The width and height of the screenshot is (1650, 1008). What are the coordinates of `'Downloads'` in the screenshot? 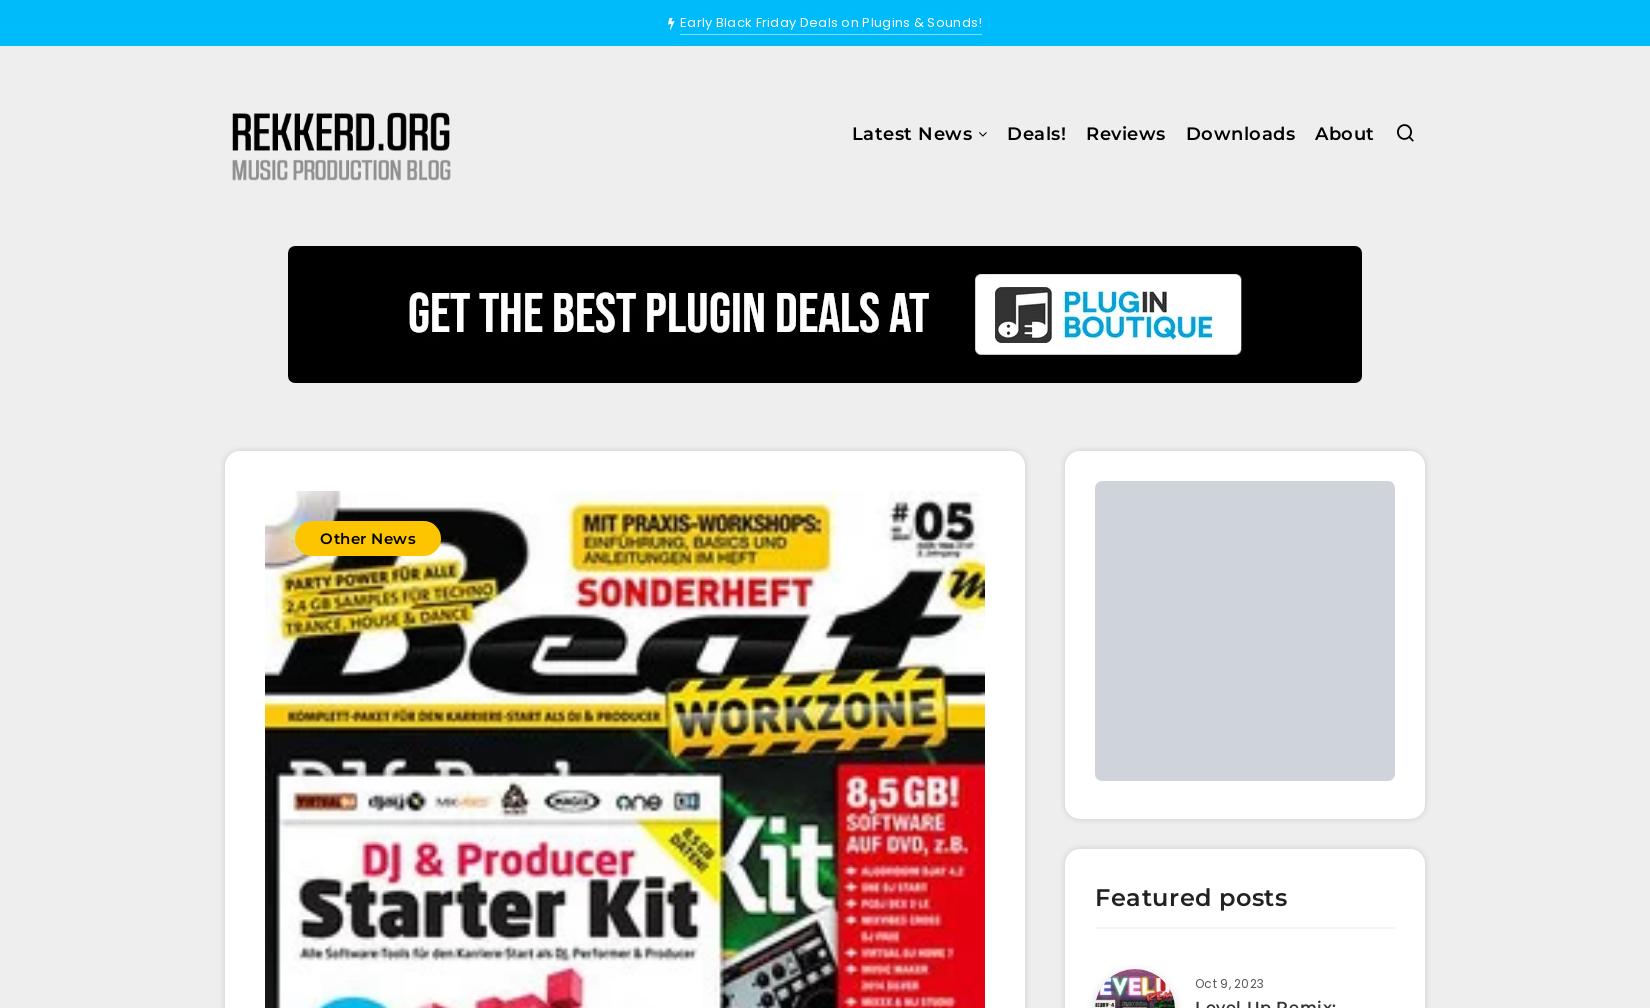 It's located at (1238, 133).